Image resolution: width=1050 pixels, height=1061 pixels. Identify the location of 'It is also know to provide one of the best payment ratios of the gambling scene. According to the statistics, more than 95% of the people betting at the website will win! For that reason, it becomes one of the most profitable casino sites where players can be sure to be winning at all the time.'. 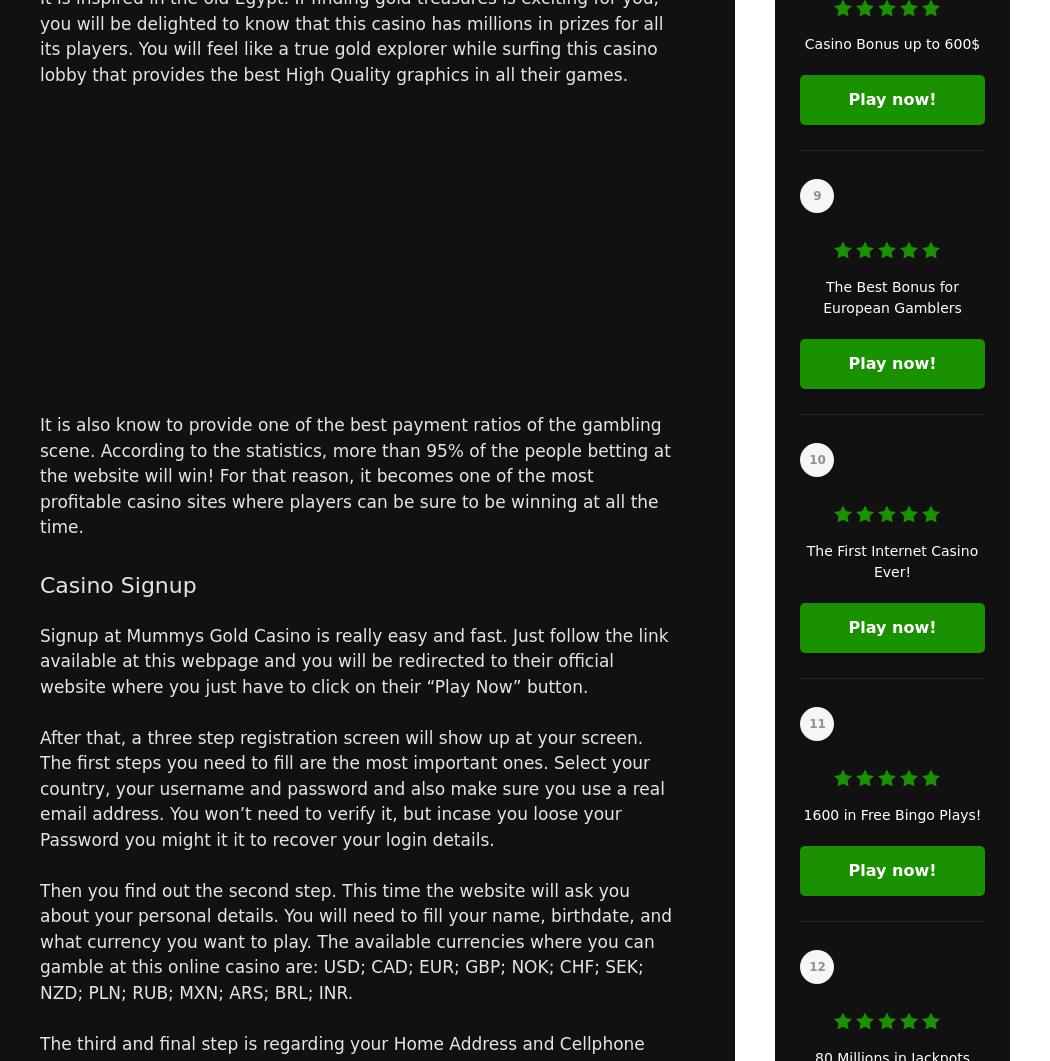
(354, 475).